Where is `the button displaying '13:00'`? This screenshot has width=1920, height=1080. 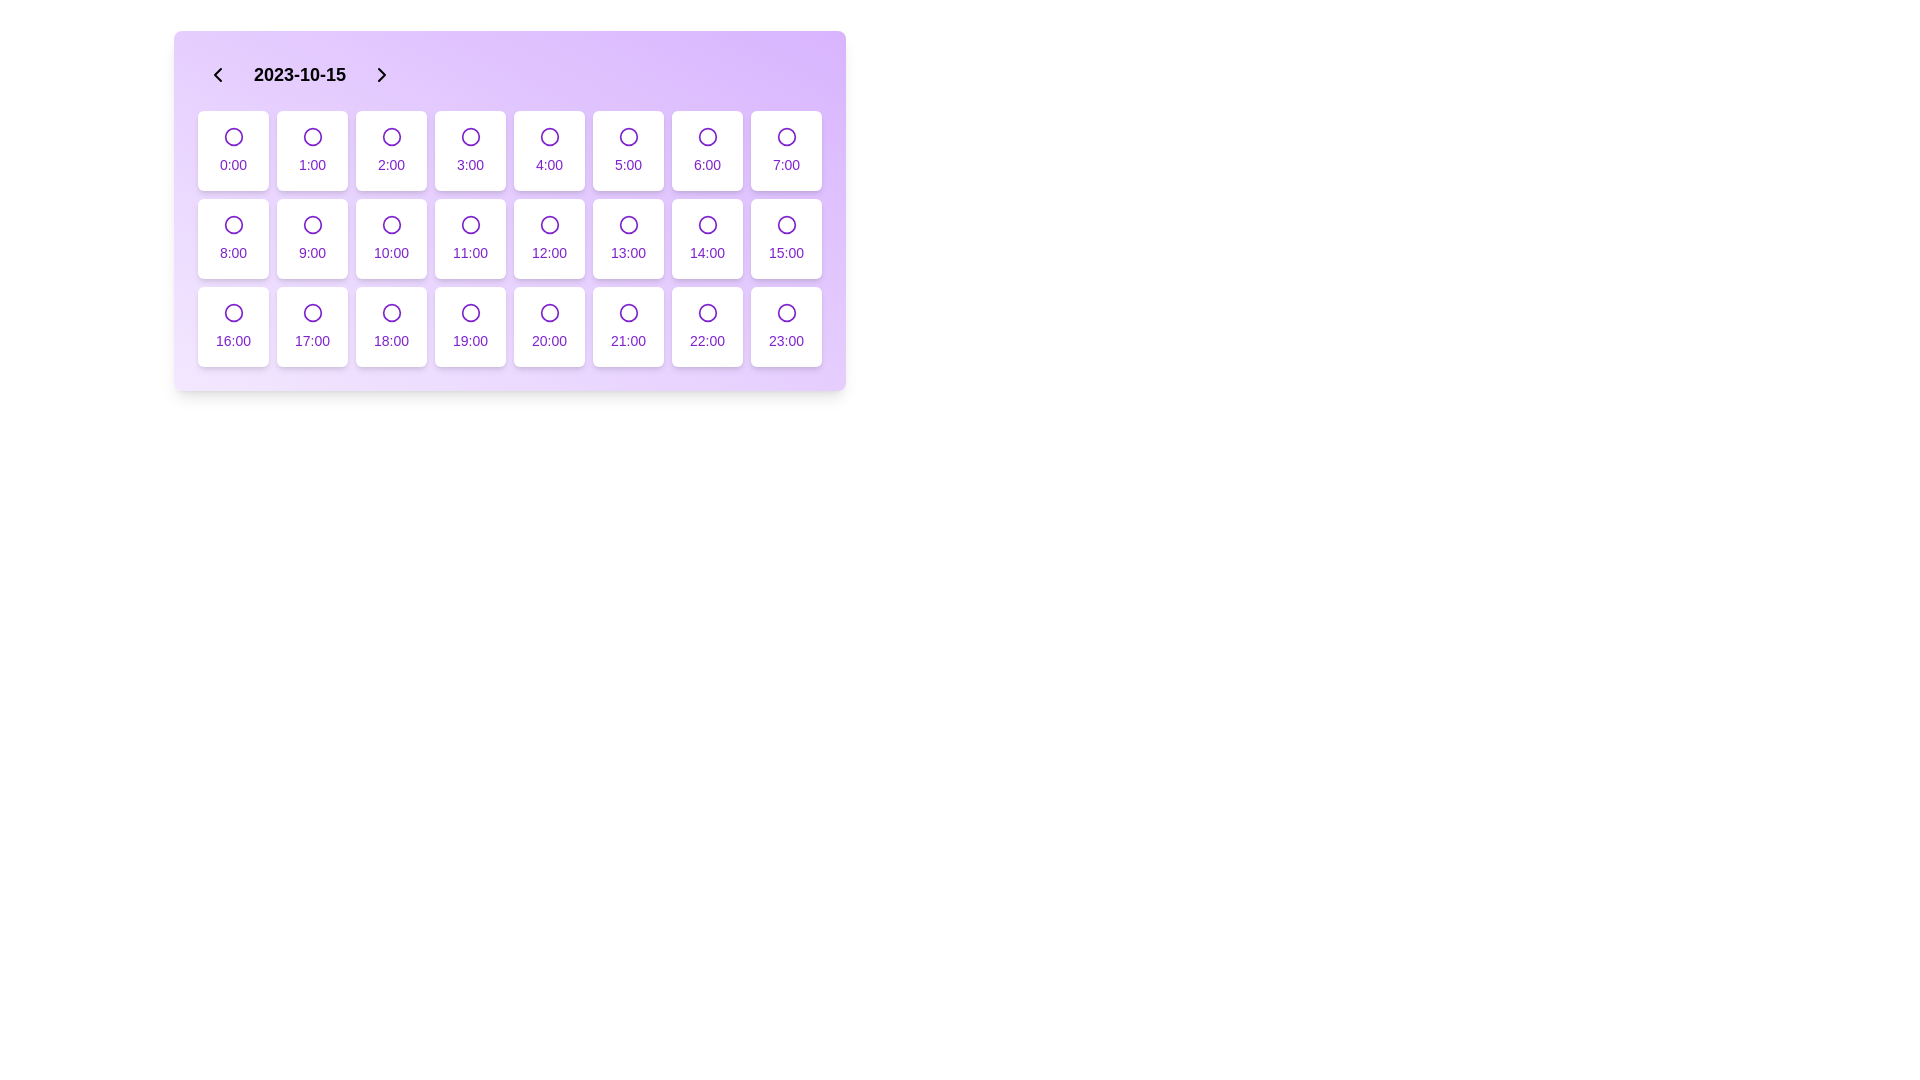
the button displaying '13:00' is located at coordinates (627, 238).